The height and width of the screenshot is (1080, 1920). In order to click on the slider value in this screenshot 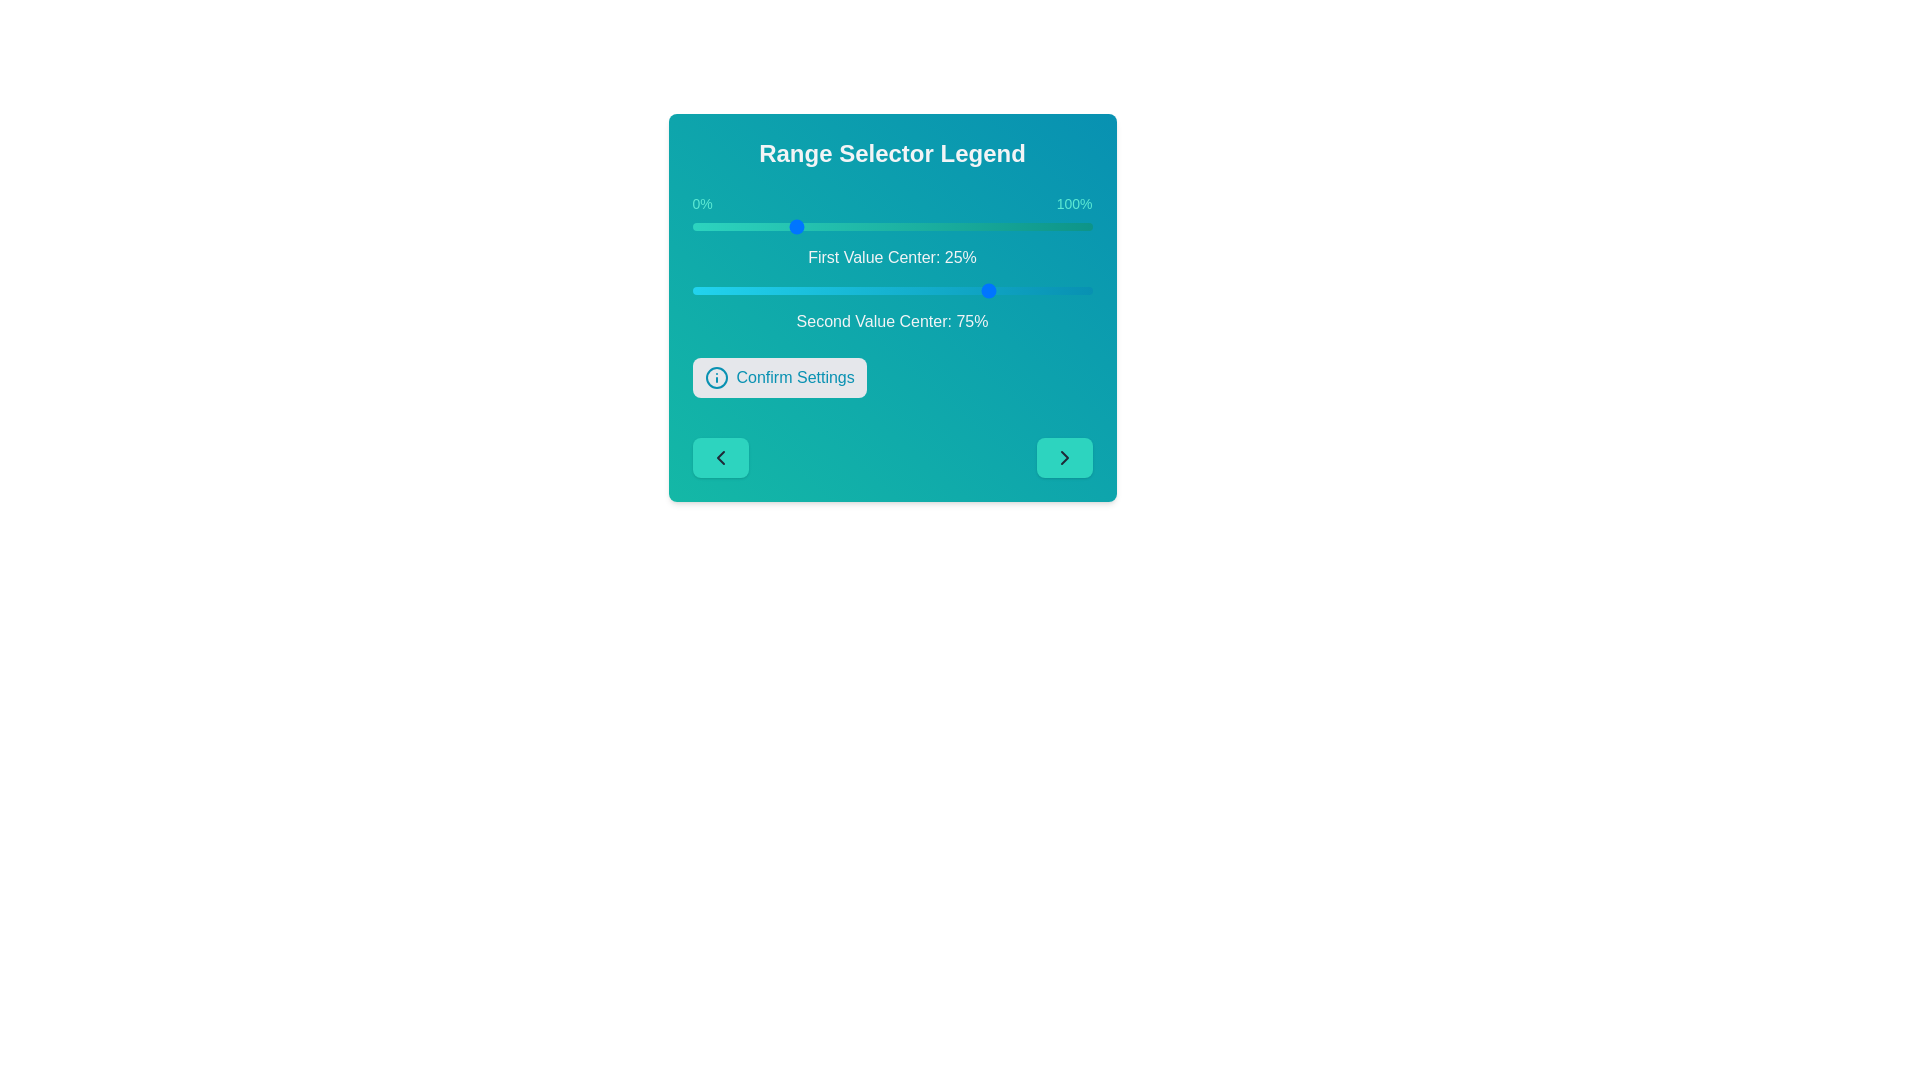, I will do `click(955, 226)`.